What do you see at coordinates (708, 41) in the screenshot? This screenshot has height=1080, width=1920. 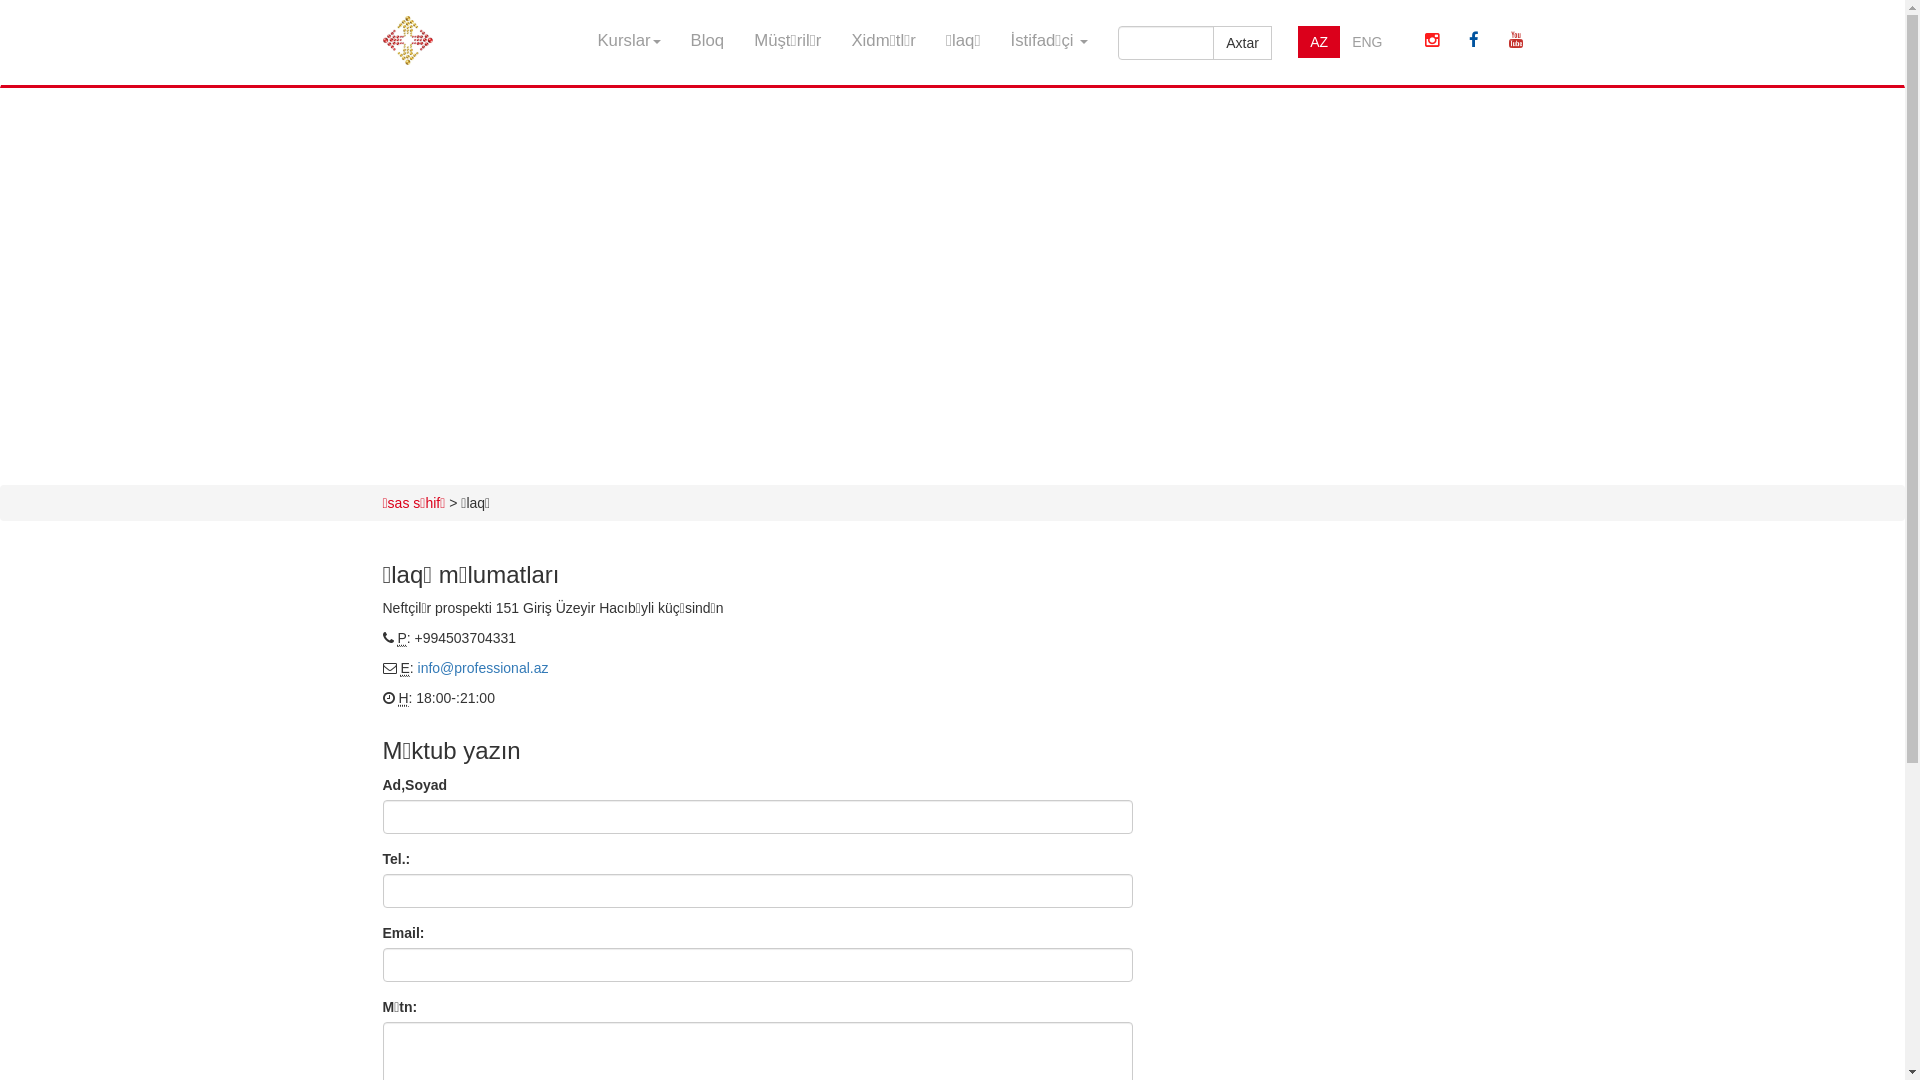 I see `'Bloq'` at bounding box center [708, 41].